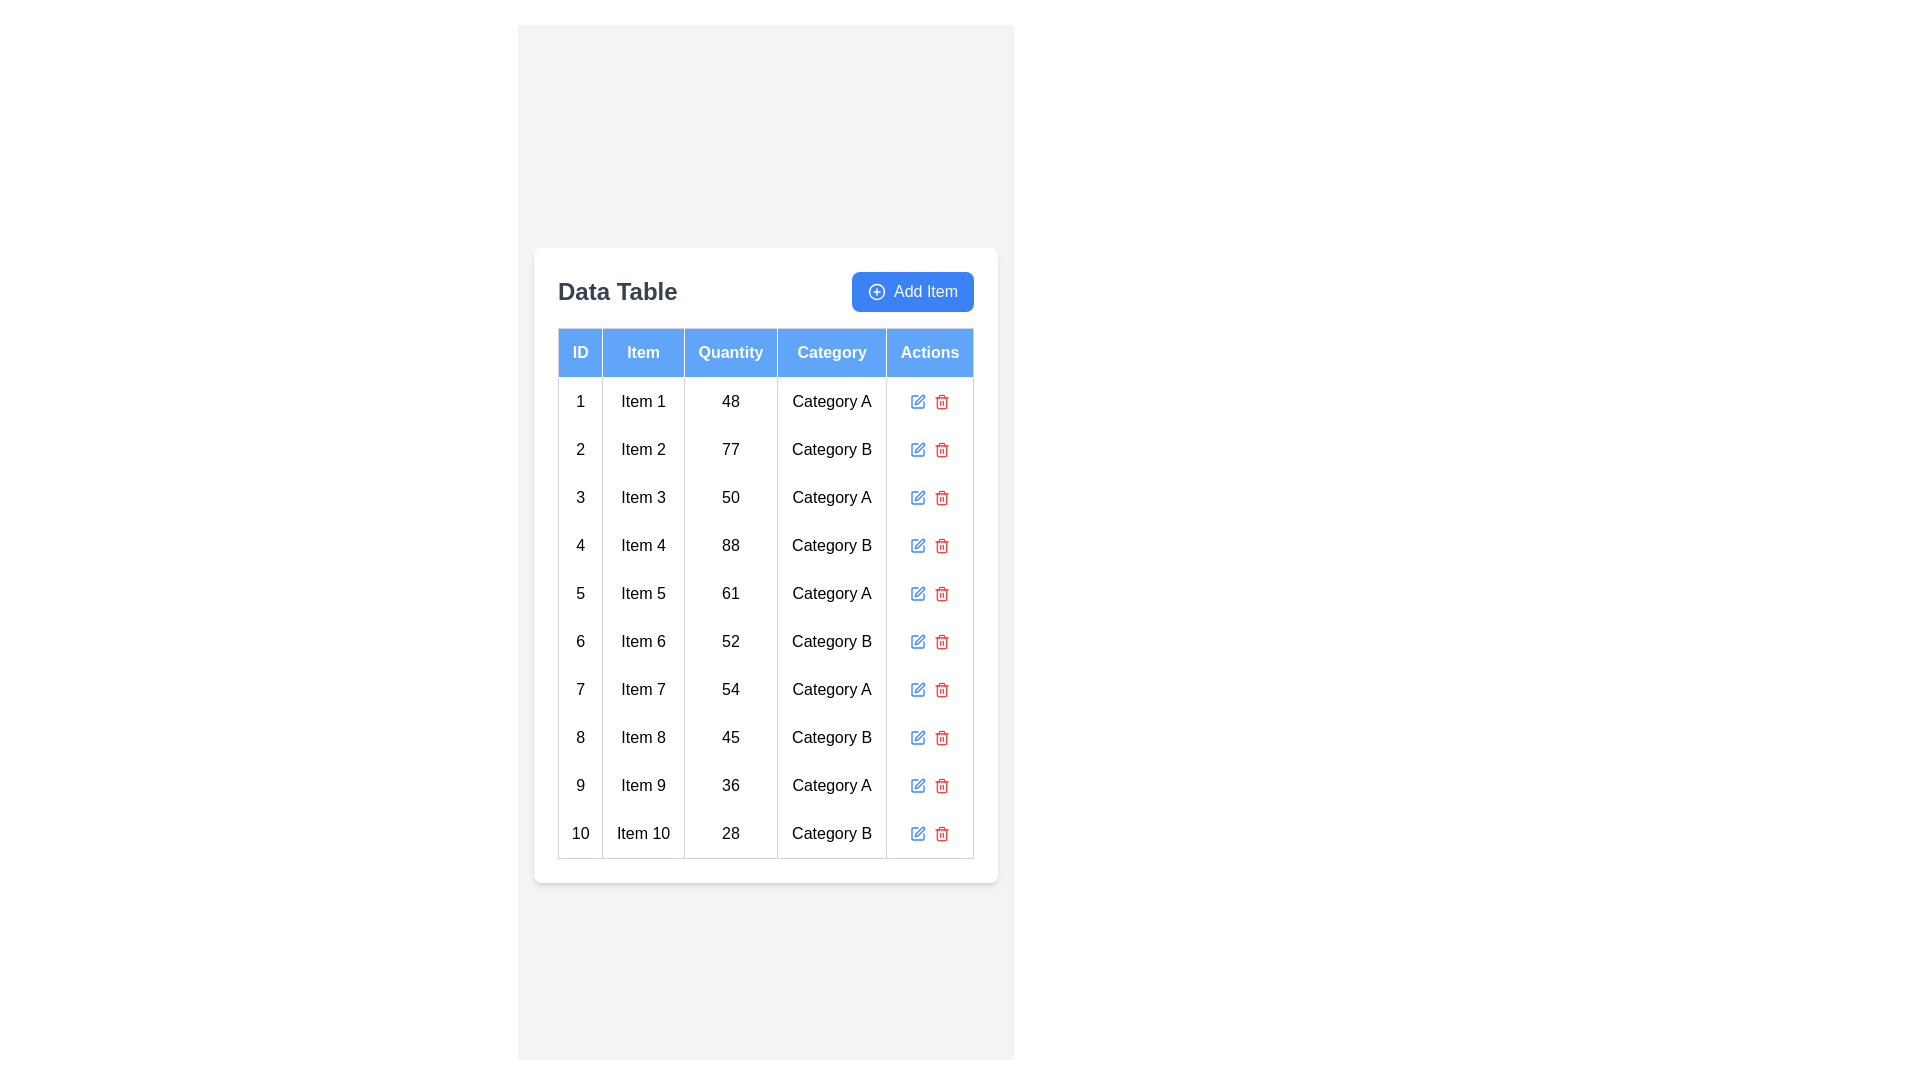 This screenshot has height=1080, width=1920. Describe the element at coordinates (643, 833) in the screenshot. I see `text content of the 'Item 10' label in the last row of the data table` at that location.